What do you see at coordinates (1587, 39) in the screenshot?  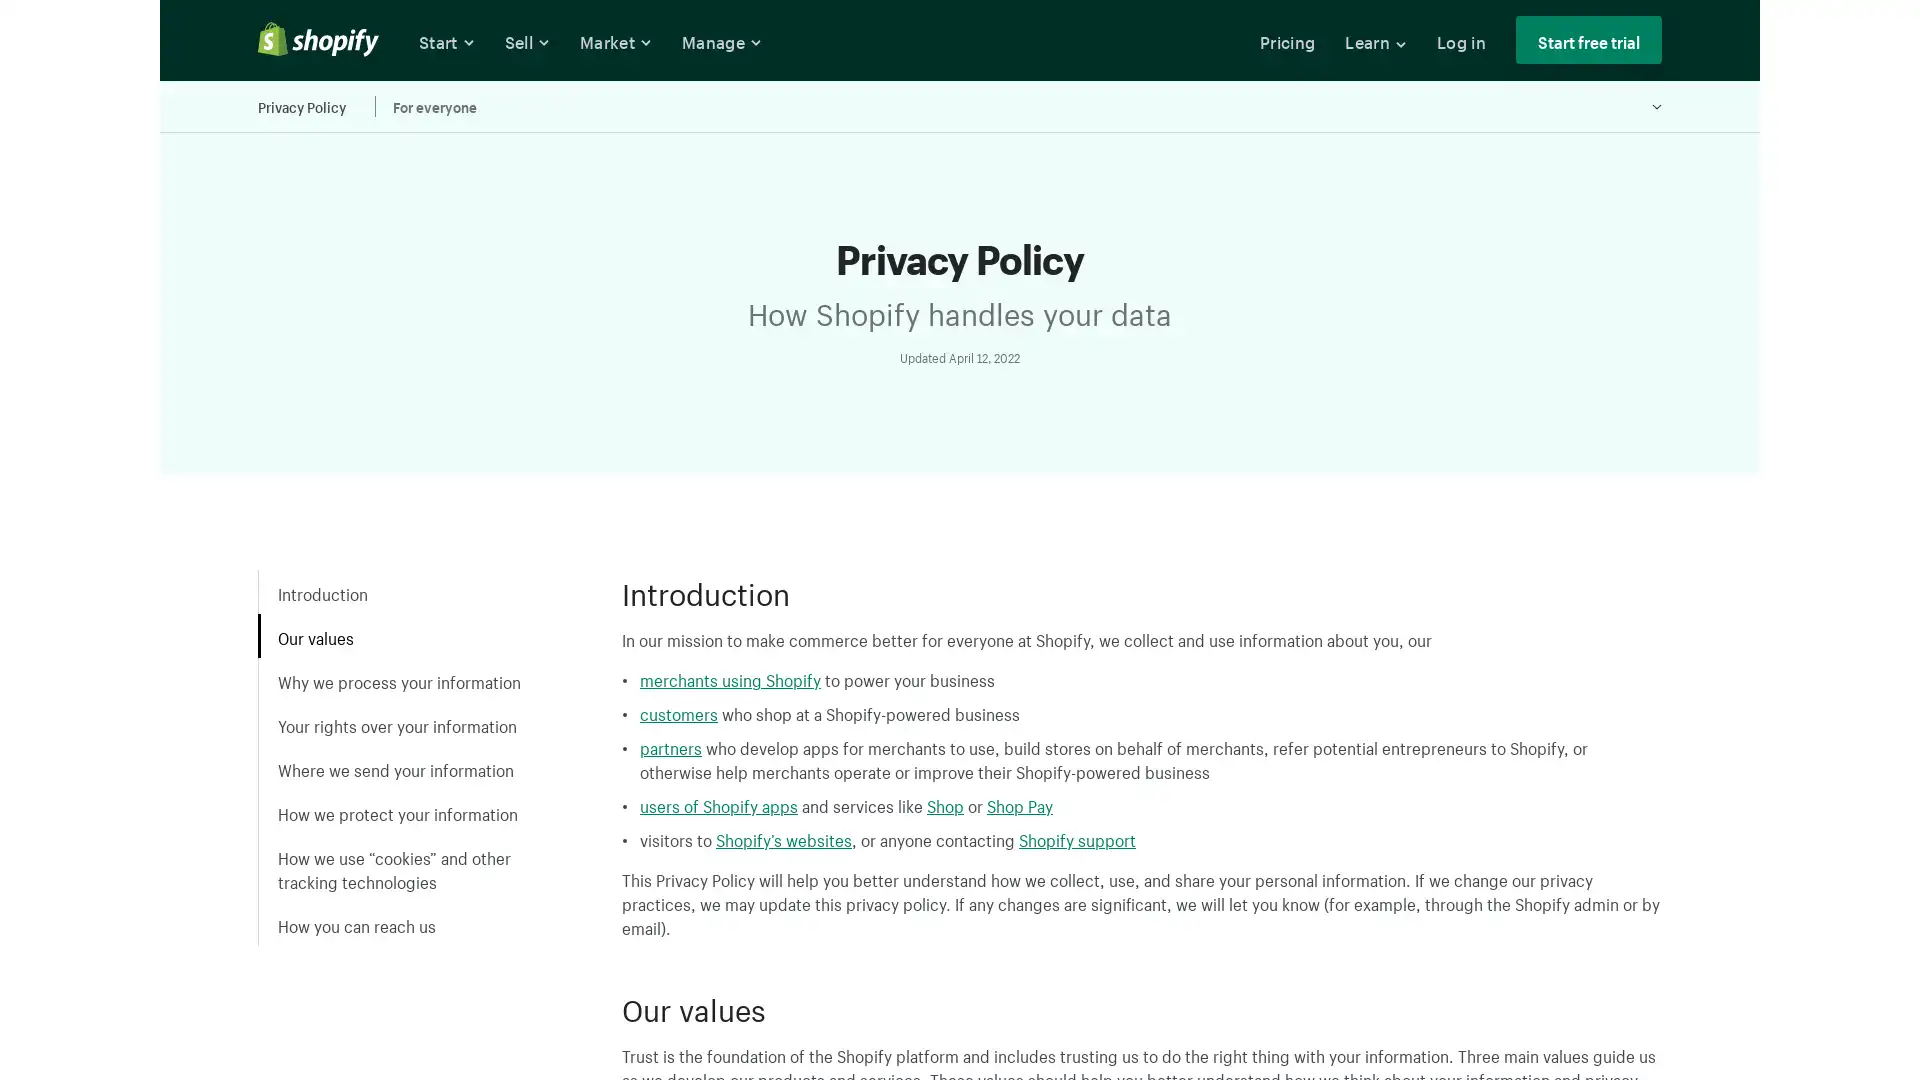 I see `Start free trial` at bounding box center [1587, 39].